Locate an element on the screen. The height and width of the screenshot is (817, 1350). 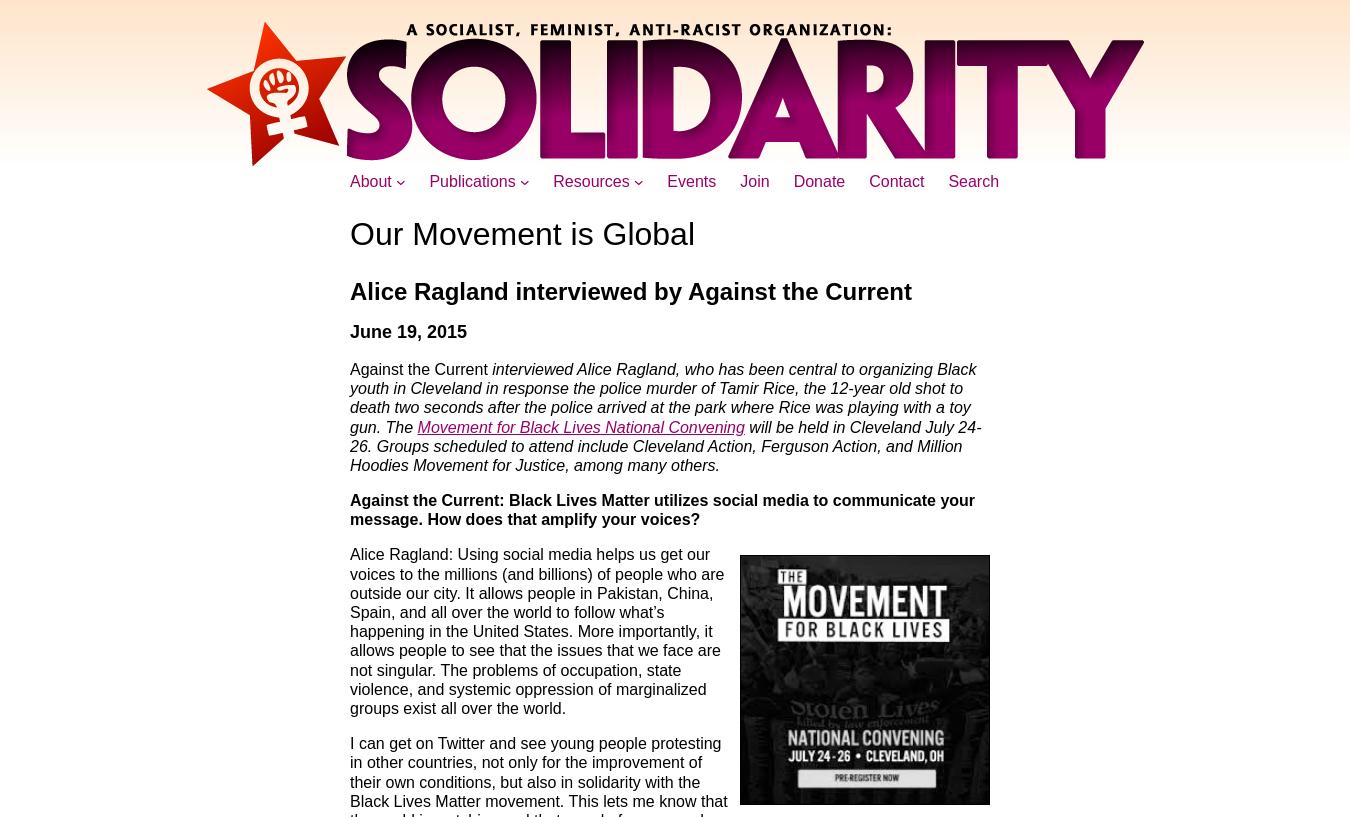
'Our Movement is Global' is located at coordinates (521, 232).